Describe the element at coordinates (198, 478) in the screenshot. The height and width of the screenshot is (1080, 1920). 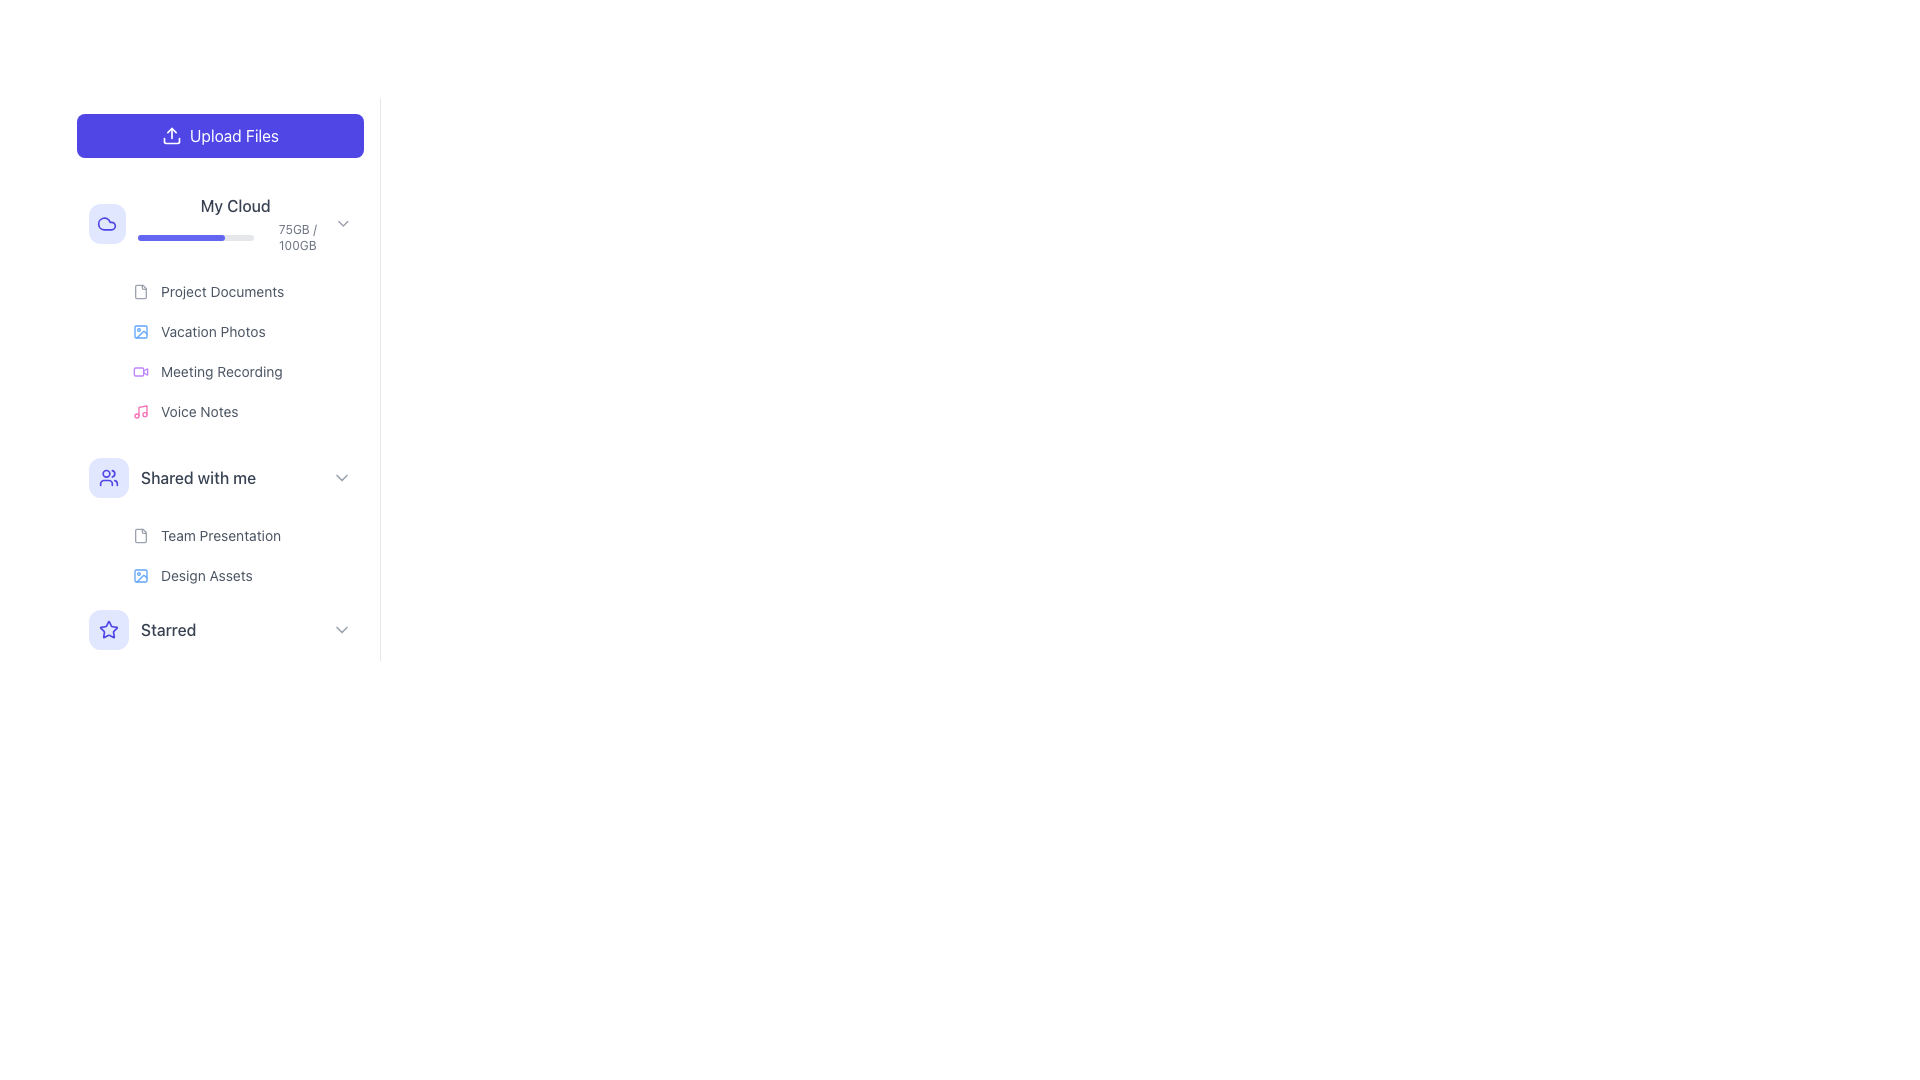
I see `the static text label reading 'Shared with me' in the sidebar menu` at that location.